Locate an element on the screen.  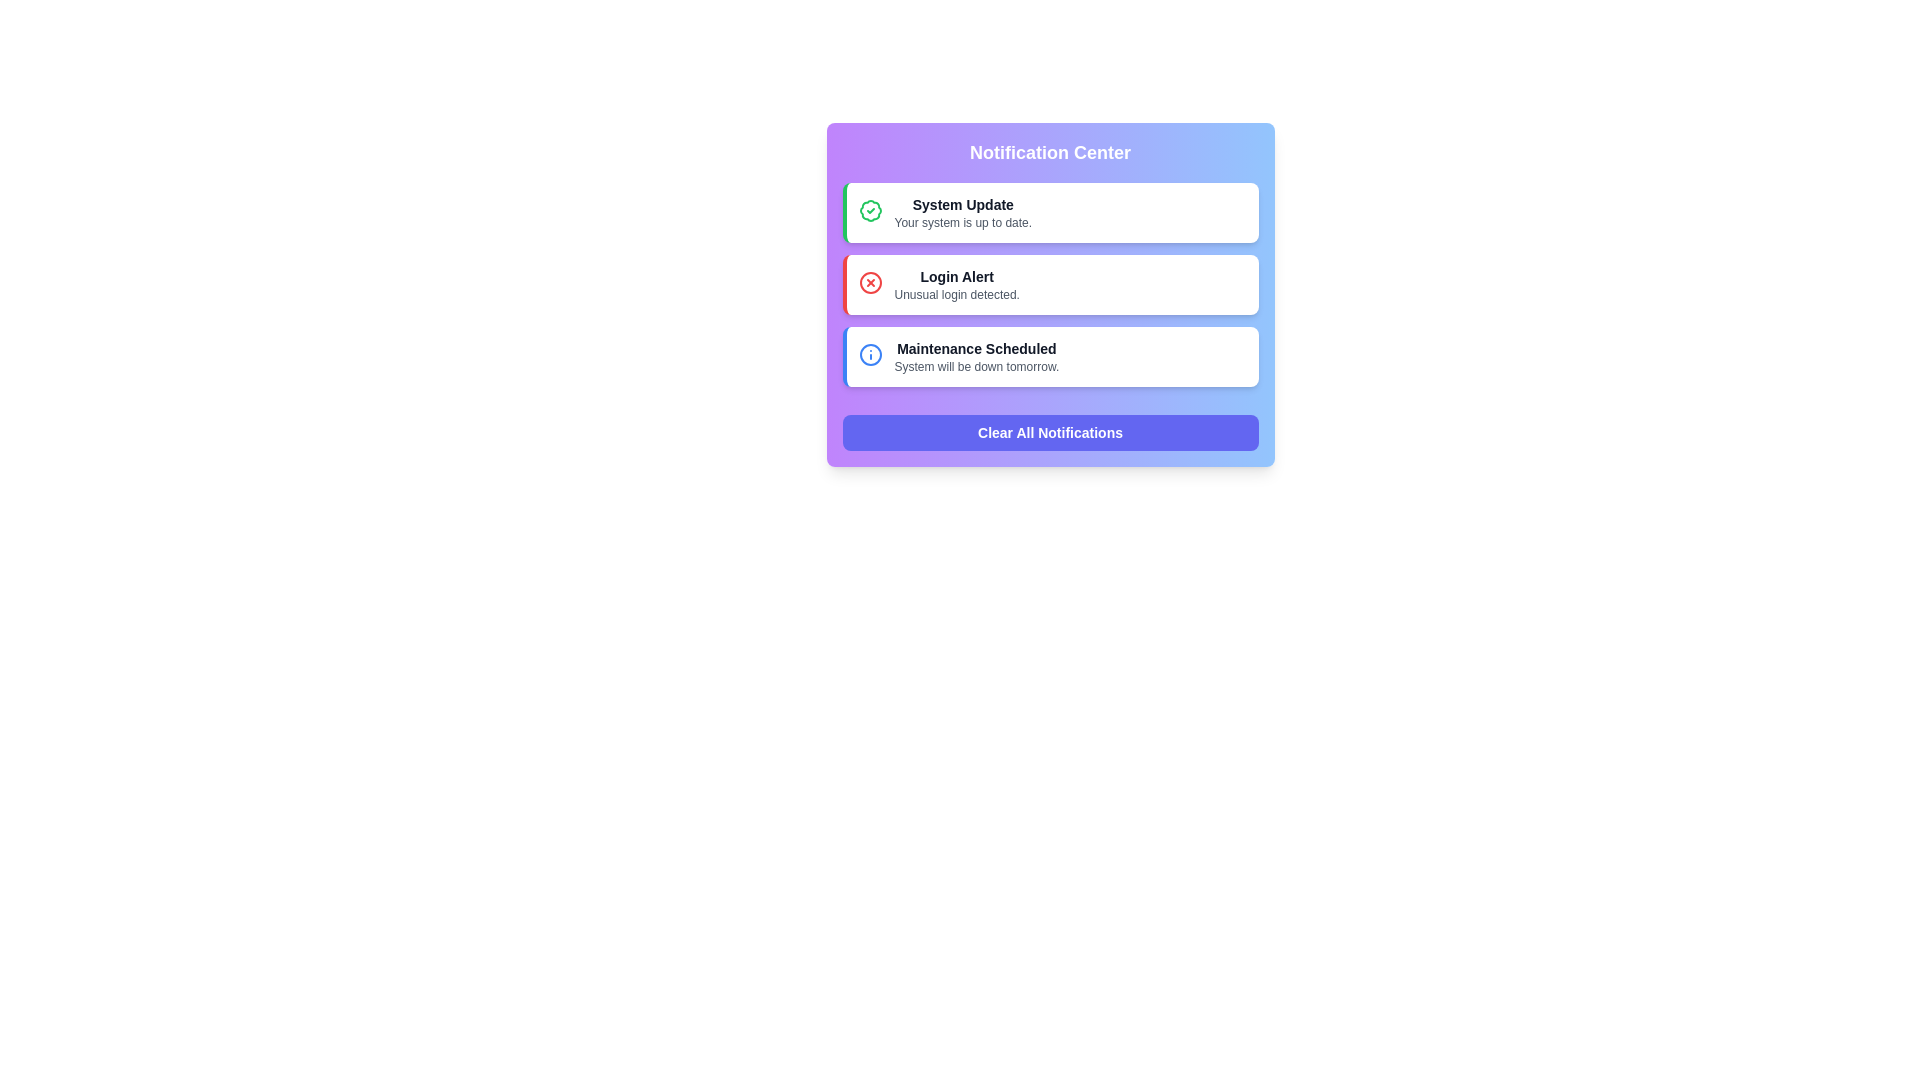
the Notification Card that informs the user about a login alert, positioned as the second notification in the Notification Center panel is located at coordinates (1049, 294).